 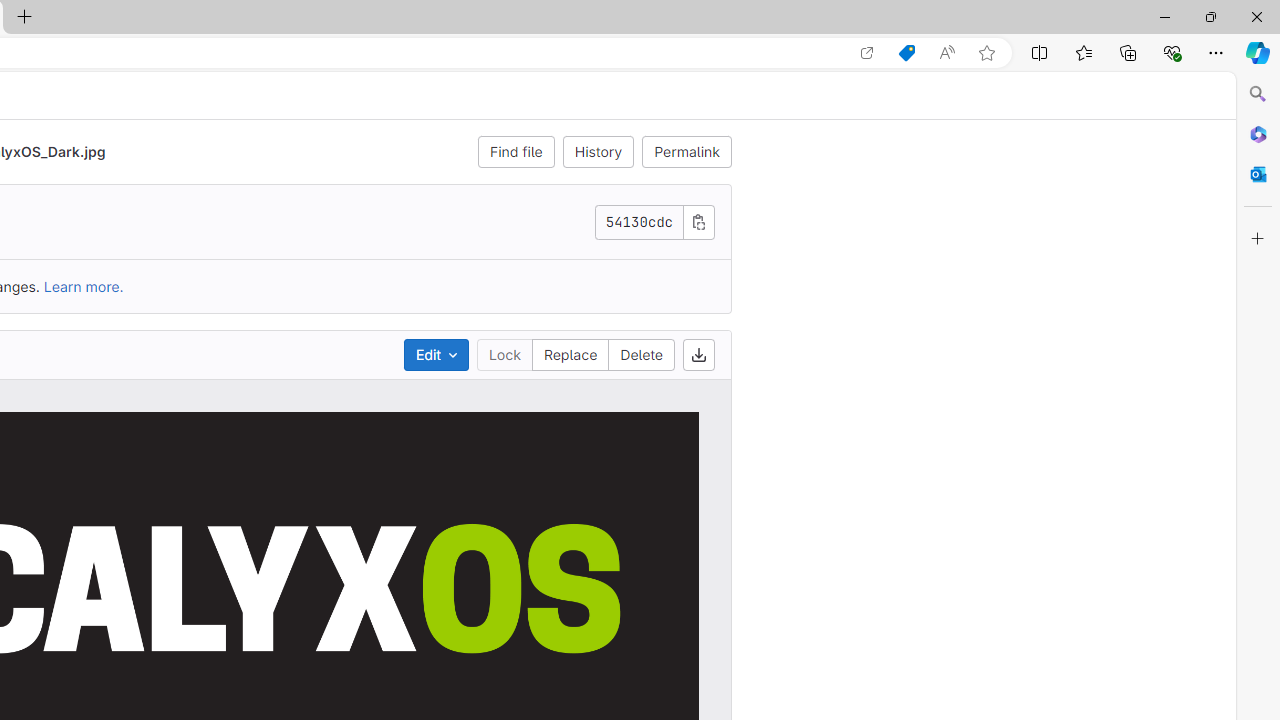 I want to click on 'Replace', so click(x=569, y=353).